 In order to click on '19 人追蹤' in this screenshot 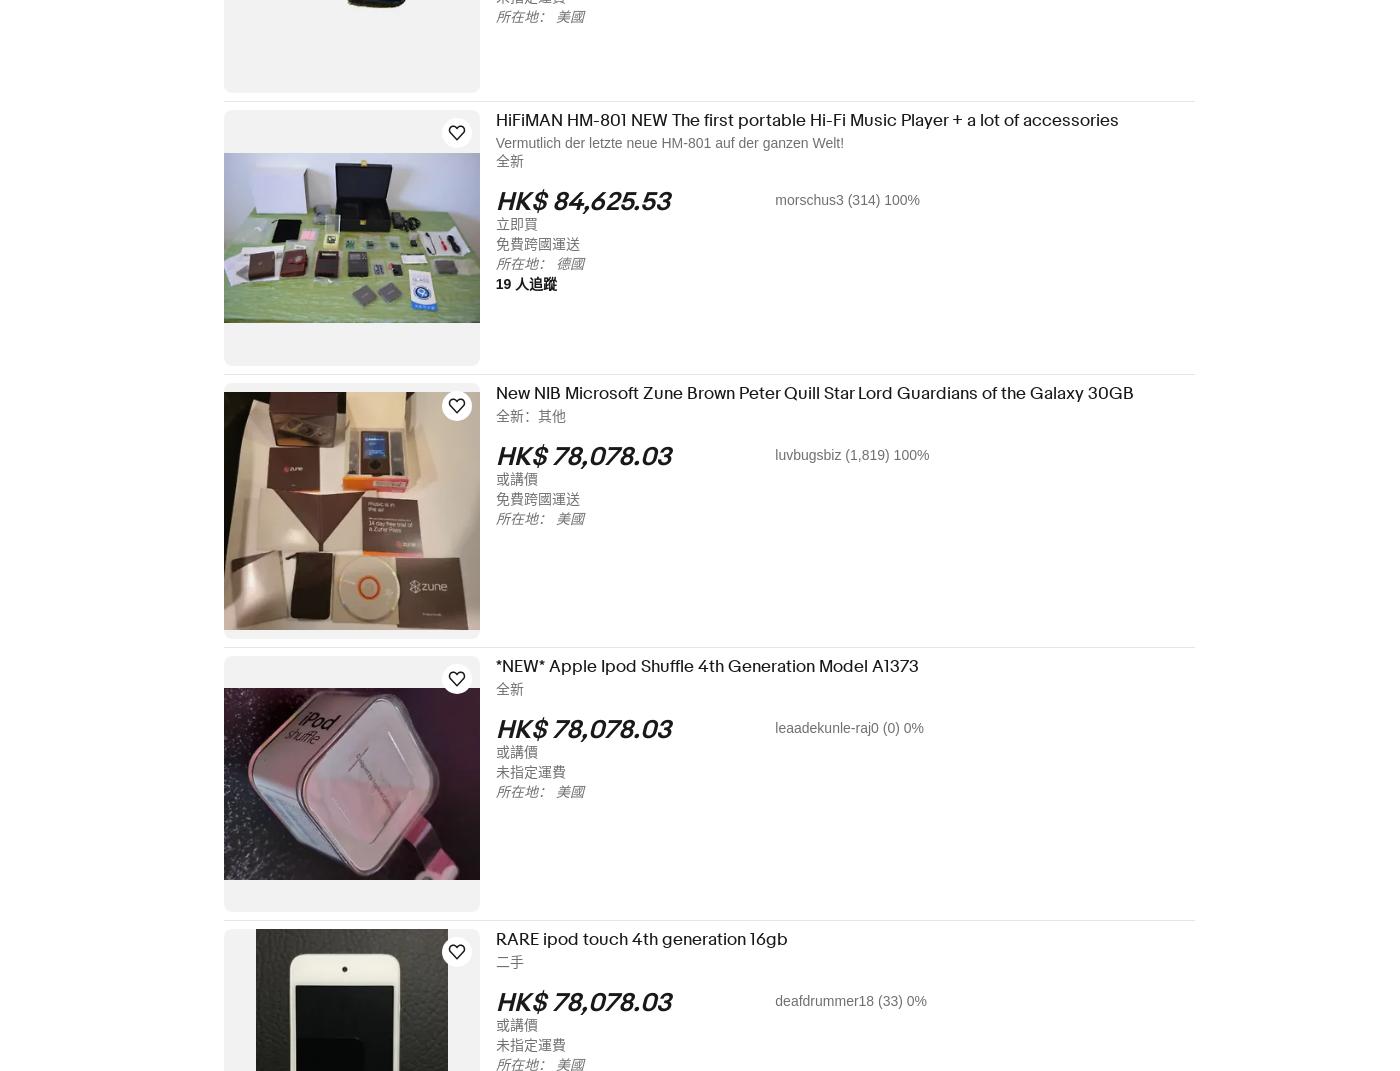, I will do `click(539, 284)`.